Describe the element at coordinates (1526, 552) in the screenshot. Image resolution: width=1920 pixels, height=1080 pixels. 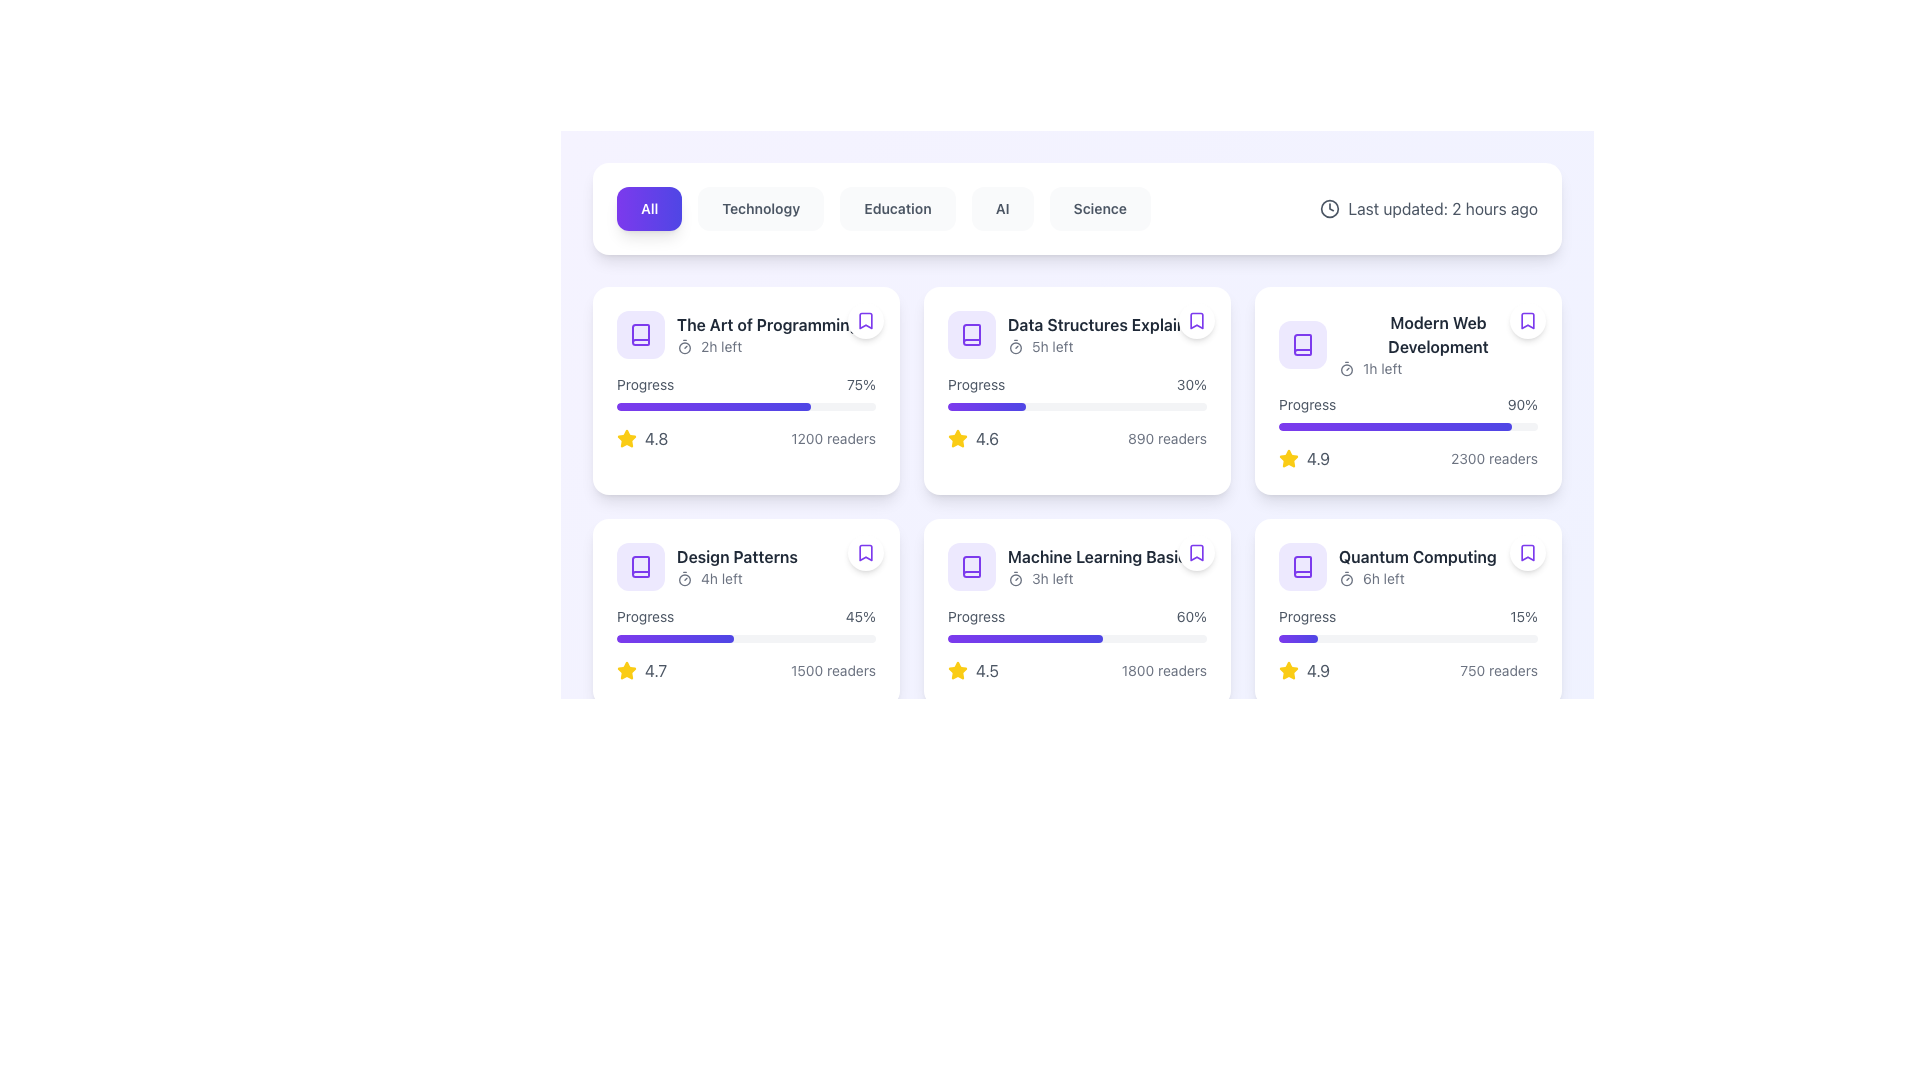
I see `the bookmark button located in the top-right corner of the 'Quantum Computing' card` at that location.